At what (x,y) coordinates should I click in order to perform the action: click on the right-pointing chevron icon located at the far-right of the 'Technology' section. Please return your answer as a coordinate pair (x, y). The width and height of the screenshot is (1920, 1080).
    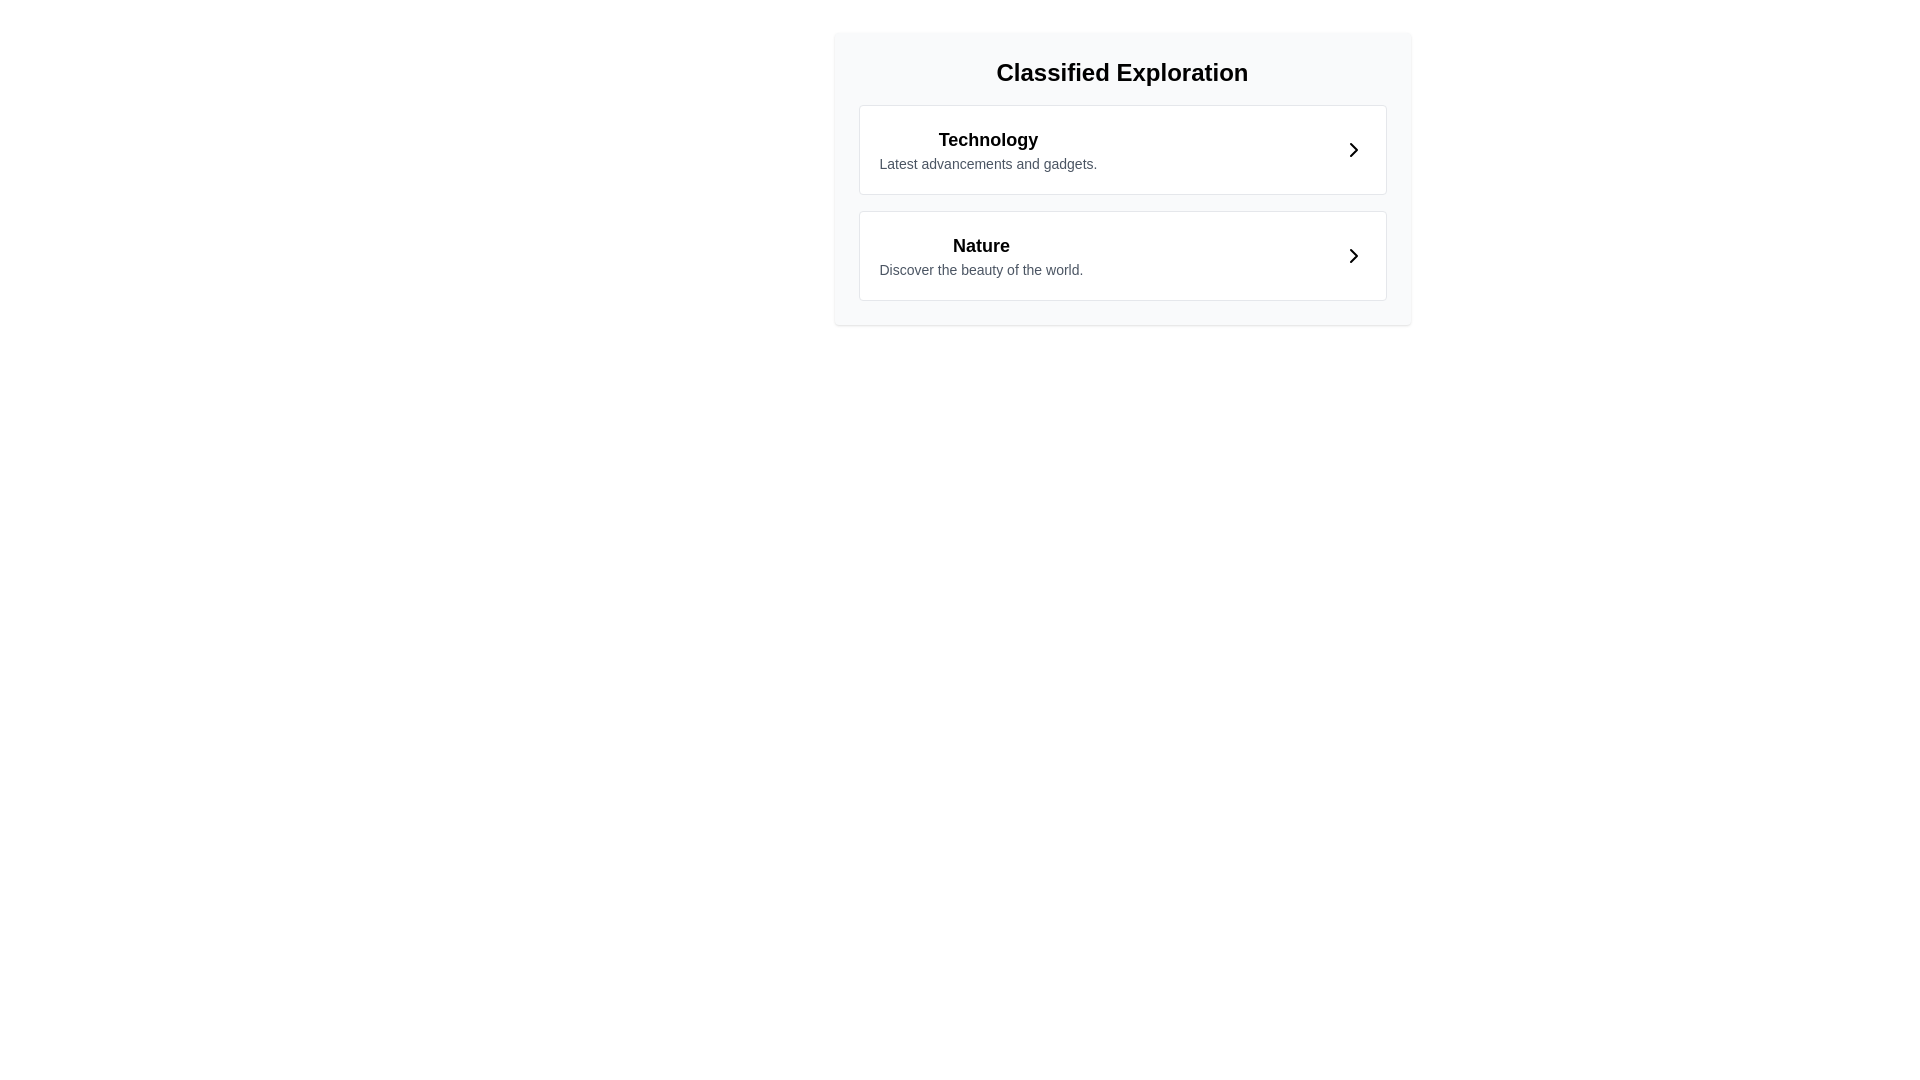
    Looking at the image, I should click on (1353, 149).